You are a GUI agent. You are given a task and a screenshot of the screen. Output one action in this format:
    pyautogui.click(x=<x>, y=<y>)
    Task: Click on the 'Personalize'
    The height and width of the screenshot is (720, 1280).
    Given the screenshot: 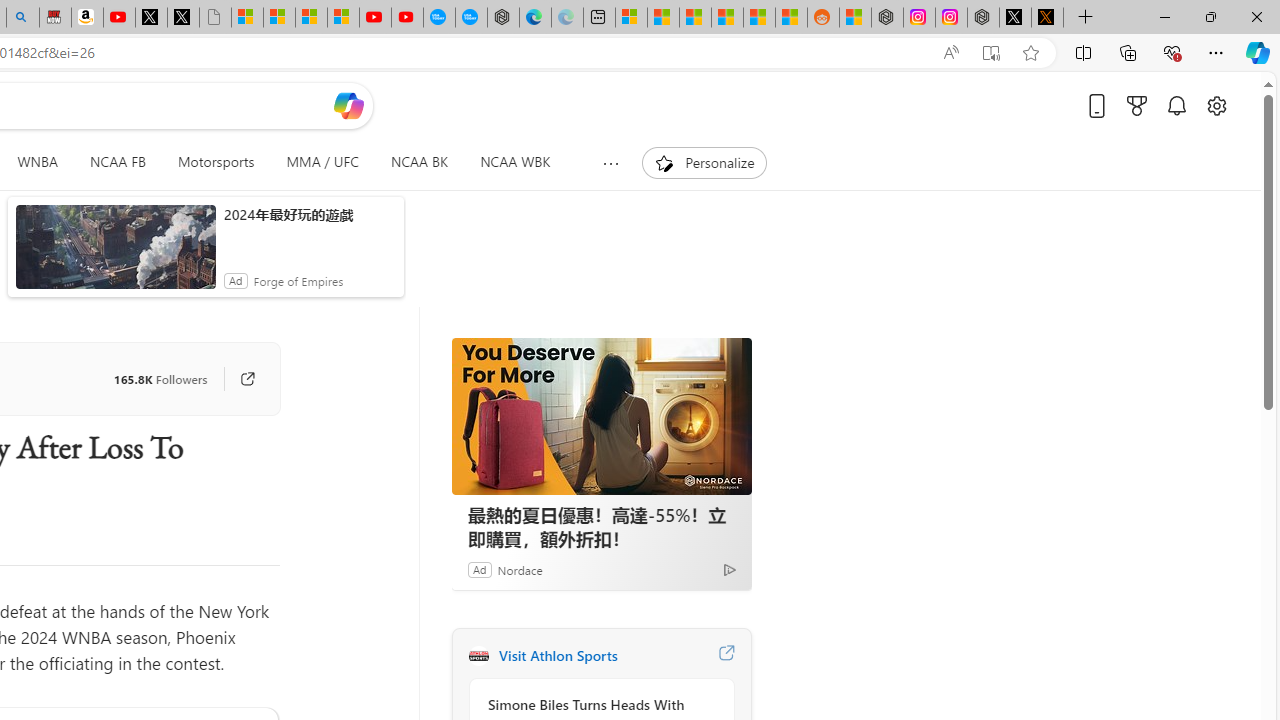 What is the action you would take?
    pyautogui.click(x=704, y=162)
    